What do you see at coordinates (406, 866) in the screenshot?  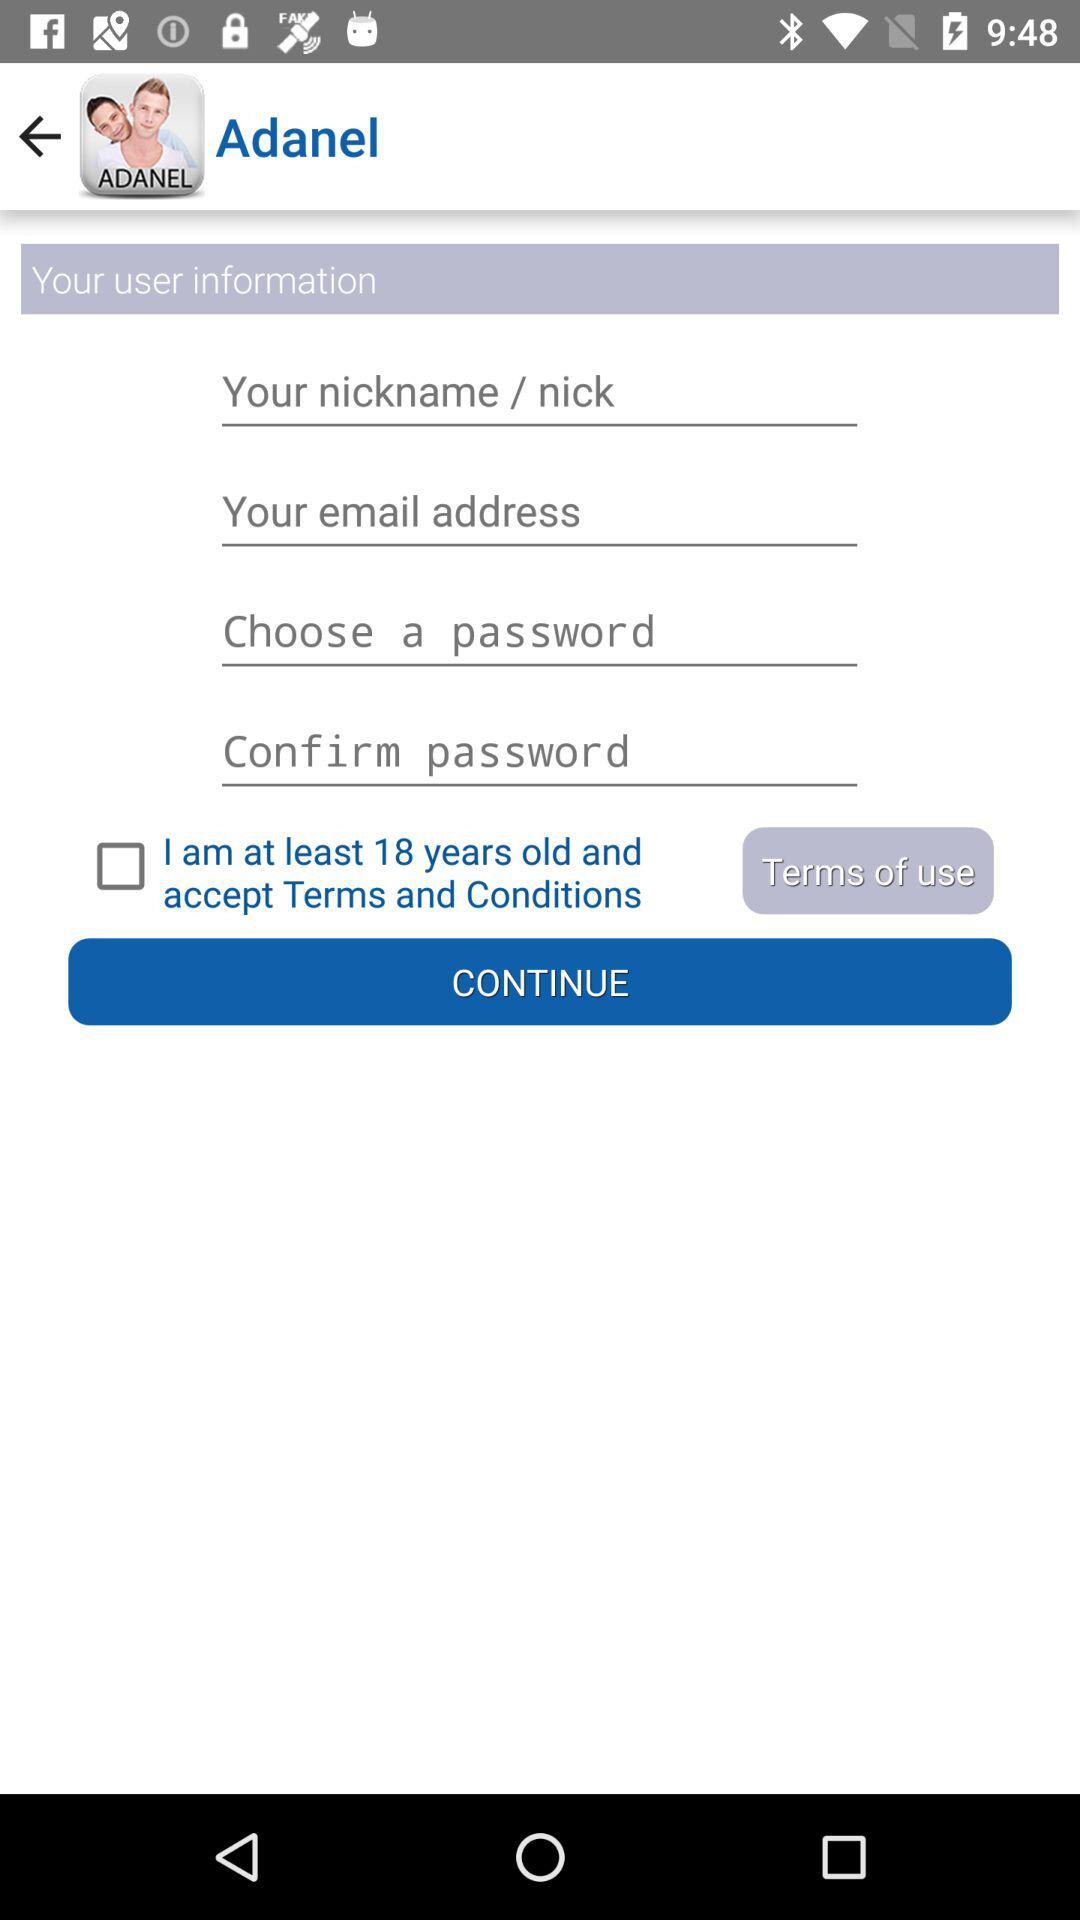 I see `check the box beside terms of use` at bounding box center [406, 866].